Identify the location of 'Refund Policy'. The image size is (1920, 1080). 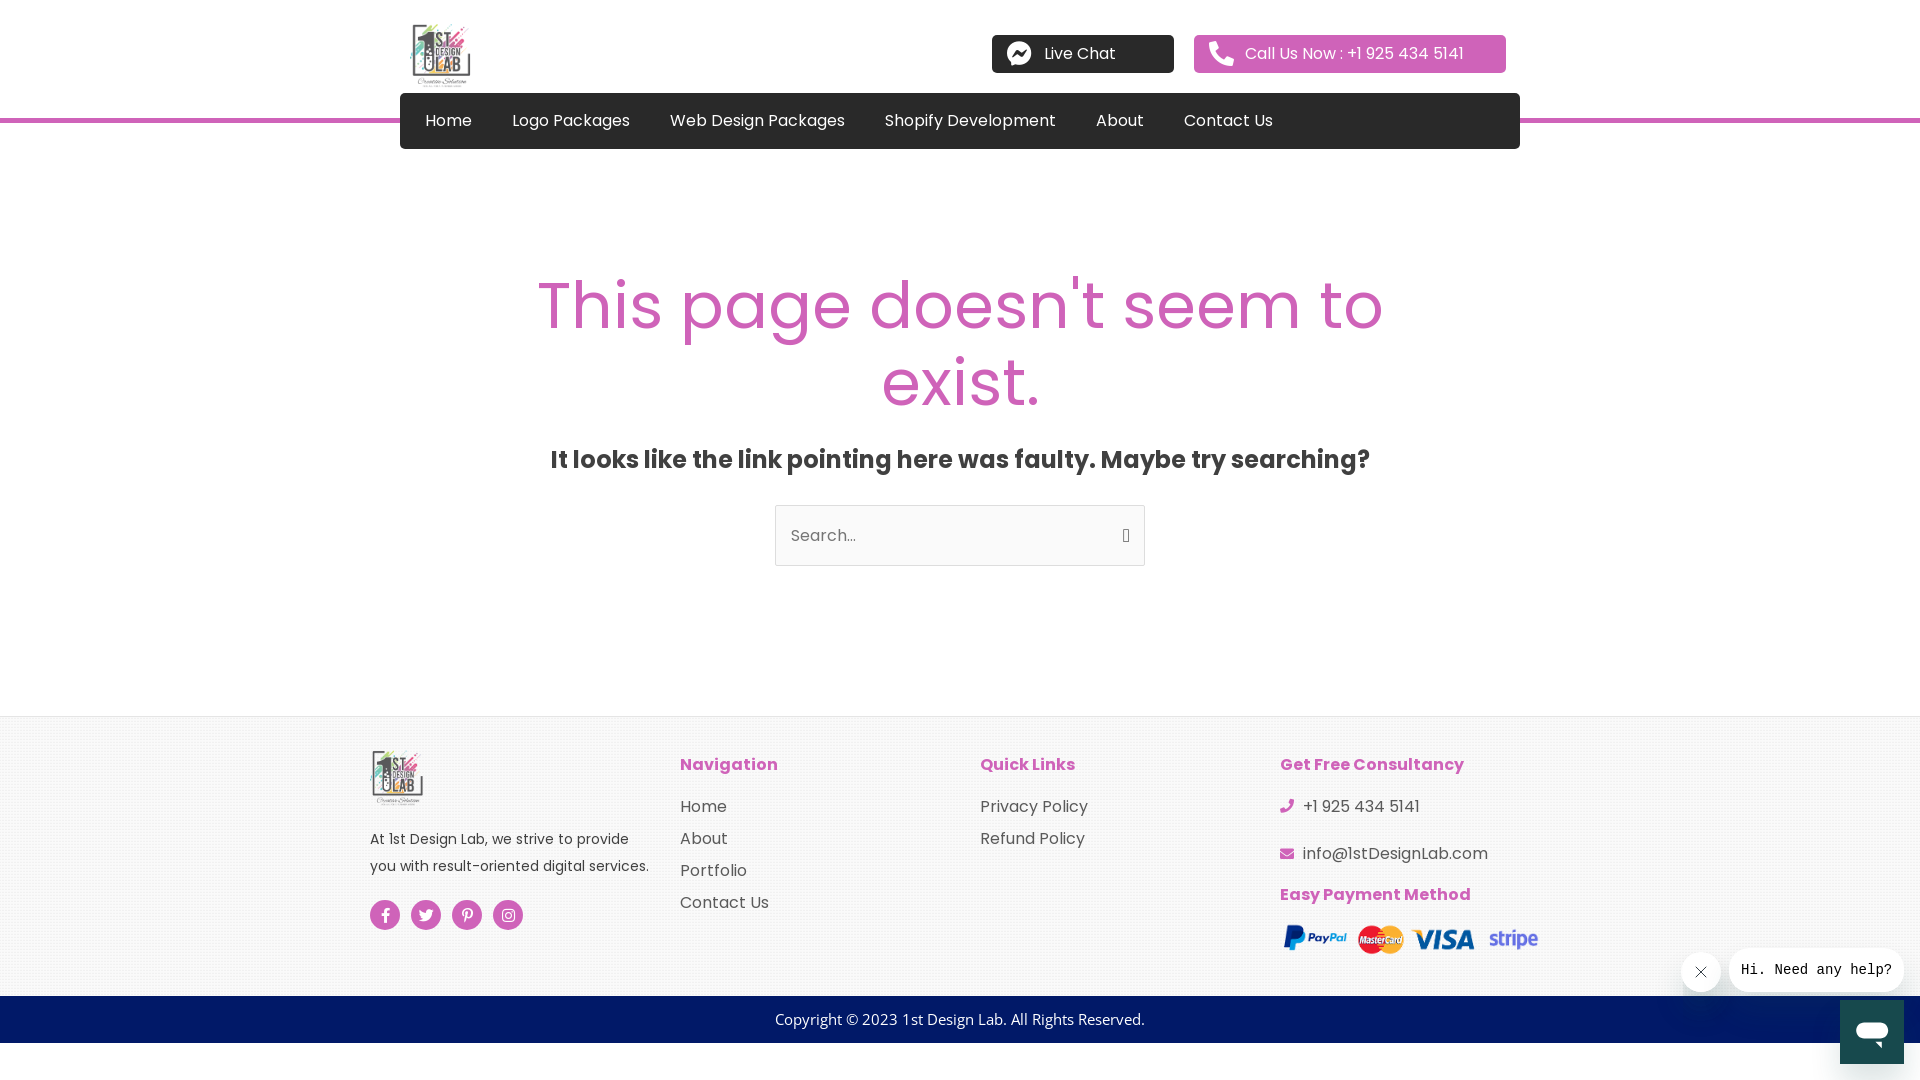
(1108, 838).